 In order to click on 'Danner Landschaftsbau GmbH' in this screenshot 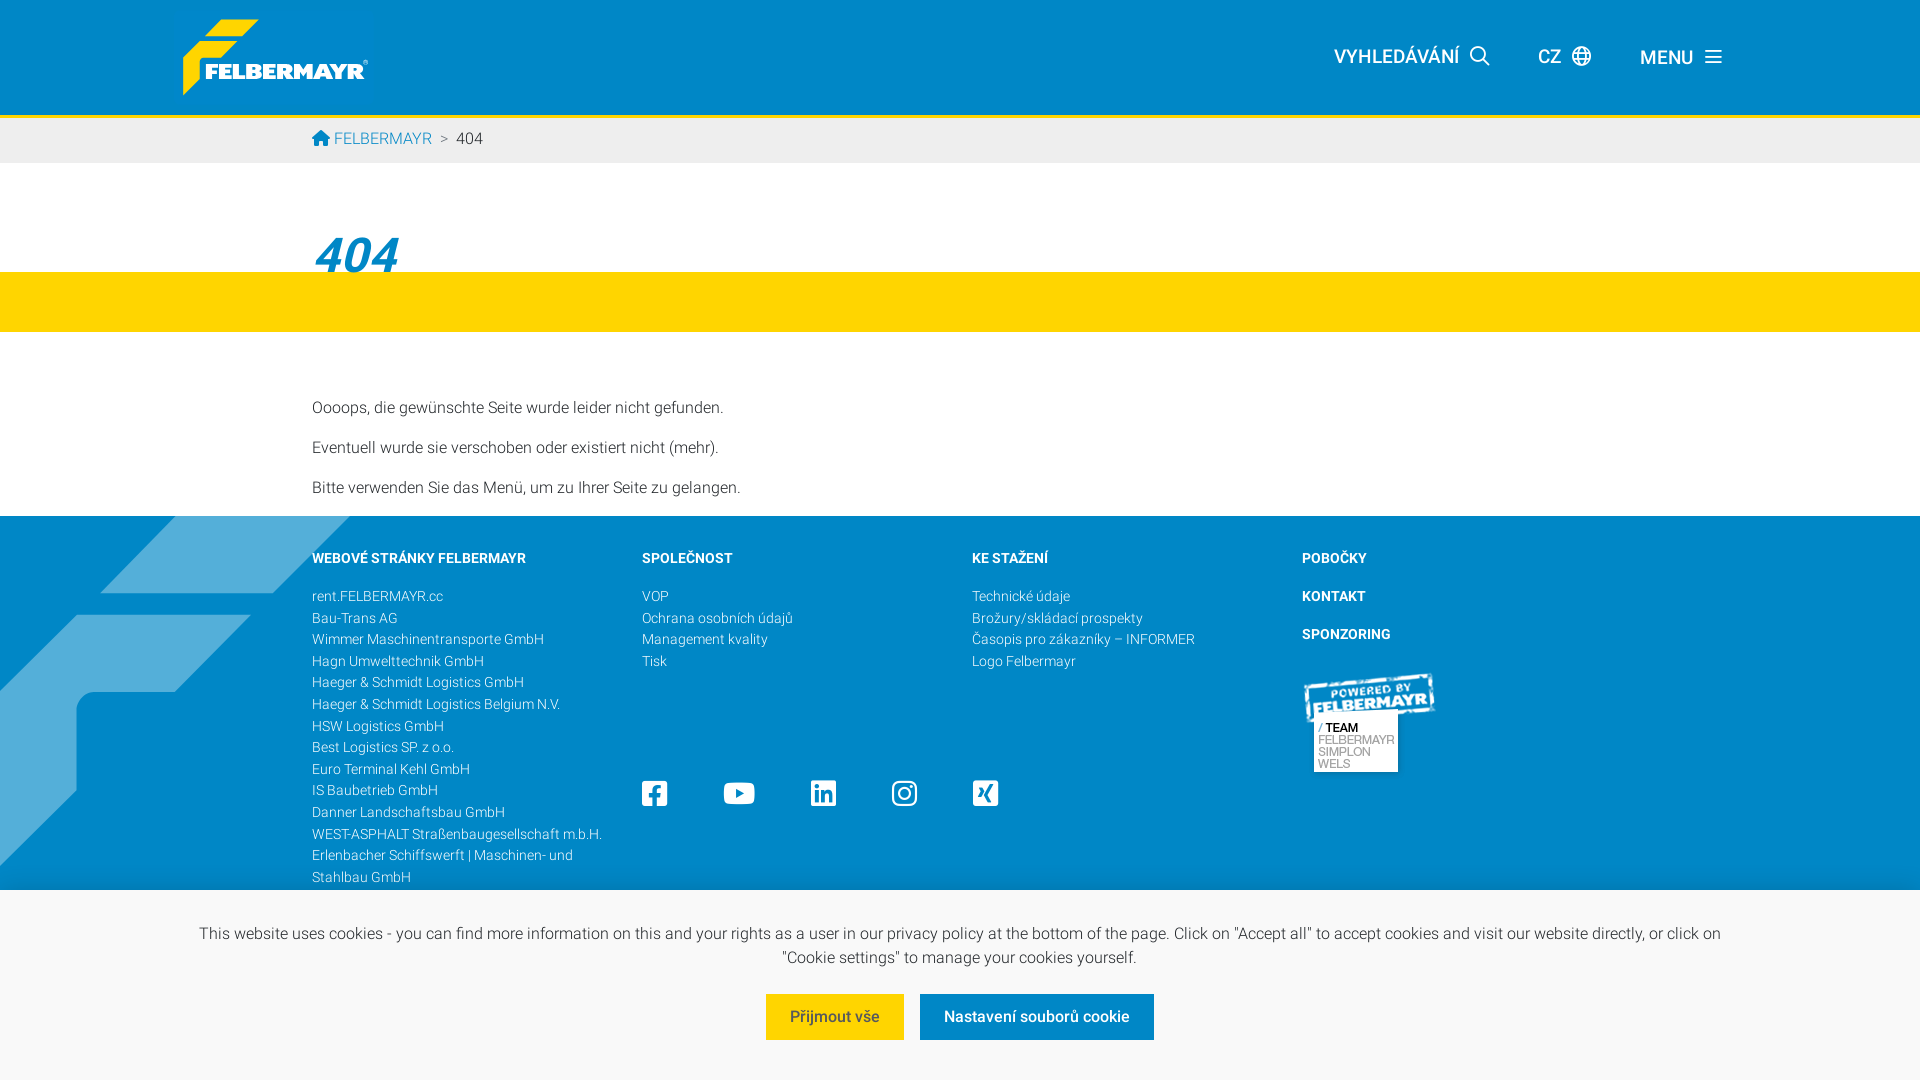, I will do `click(407, 812)`.